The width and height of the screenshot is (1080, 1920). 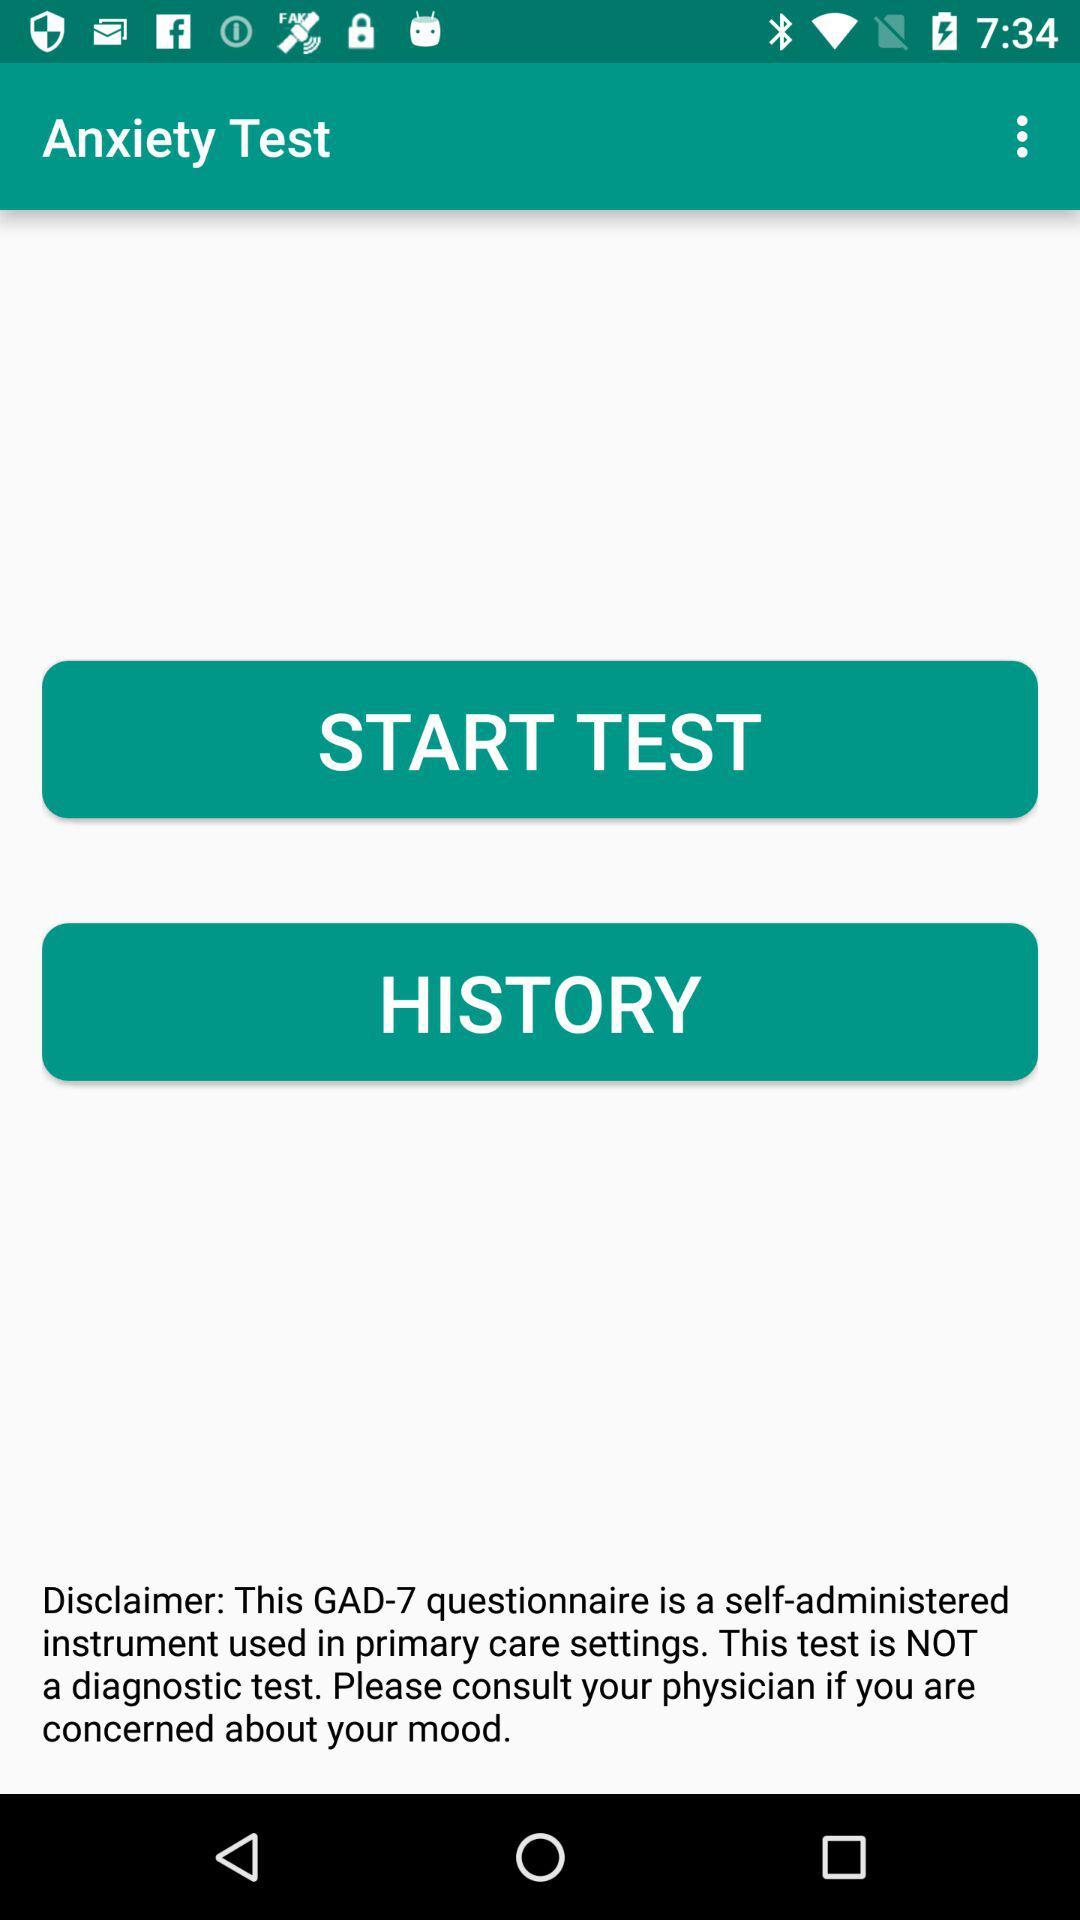 I want to click on icon above start test item, so click(x=1027, y=135).